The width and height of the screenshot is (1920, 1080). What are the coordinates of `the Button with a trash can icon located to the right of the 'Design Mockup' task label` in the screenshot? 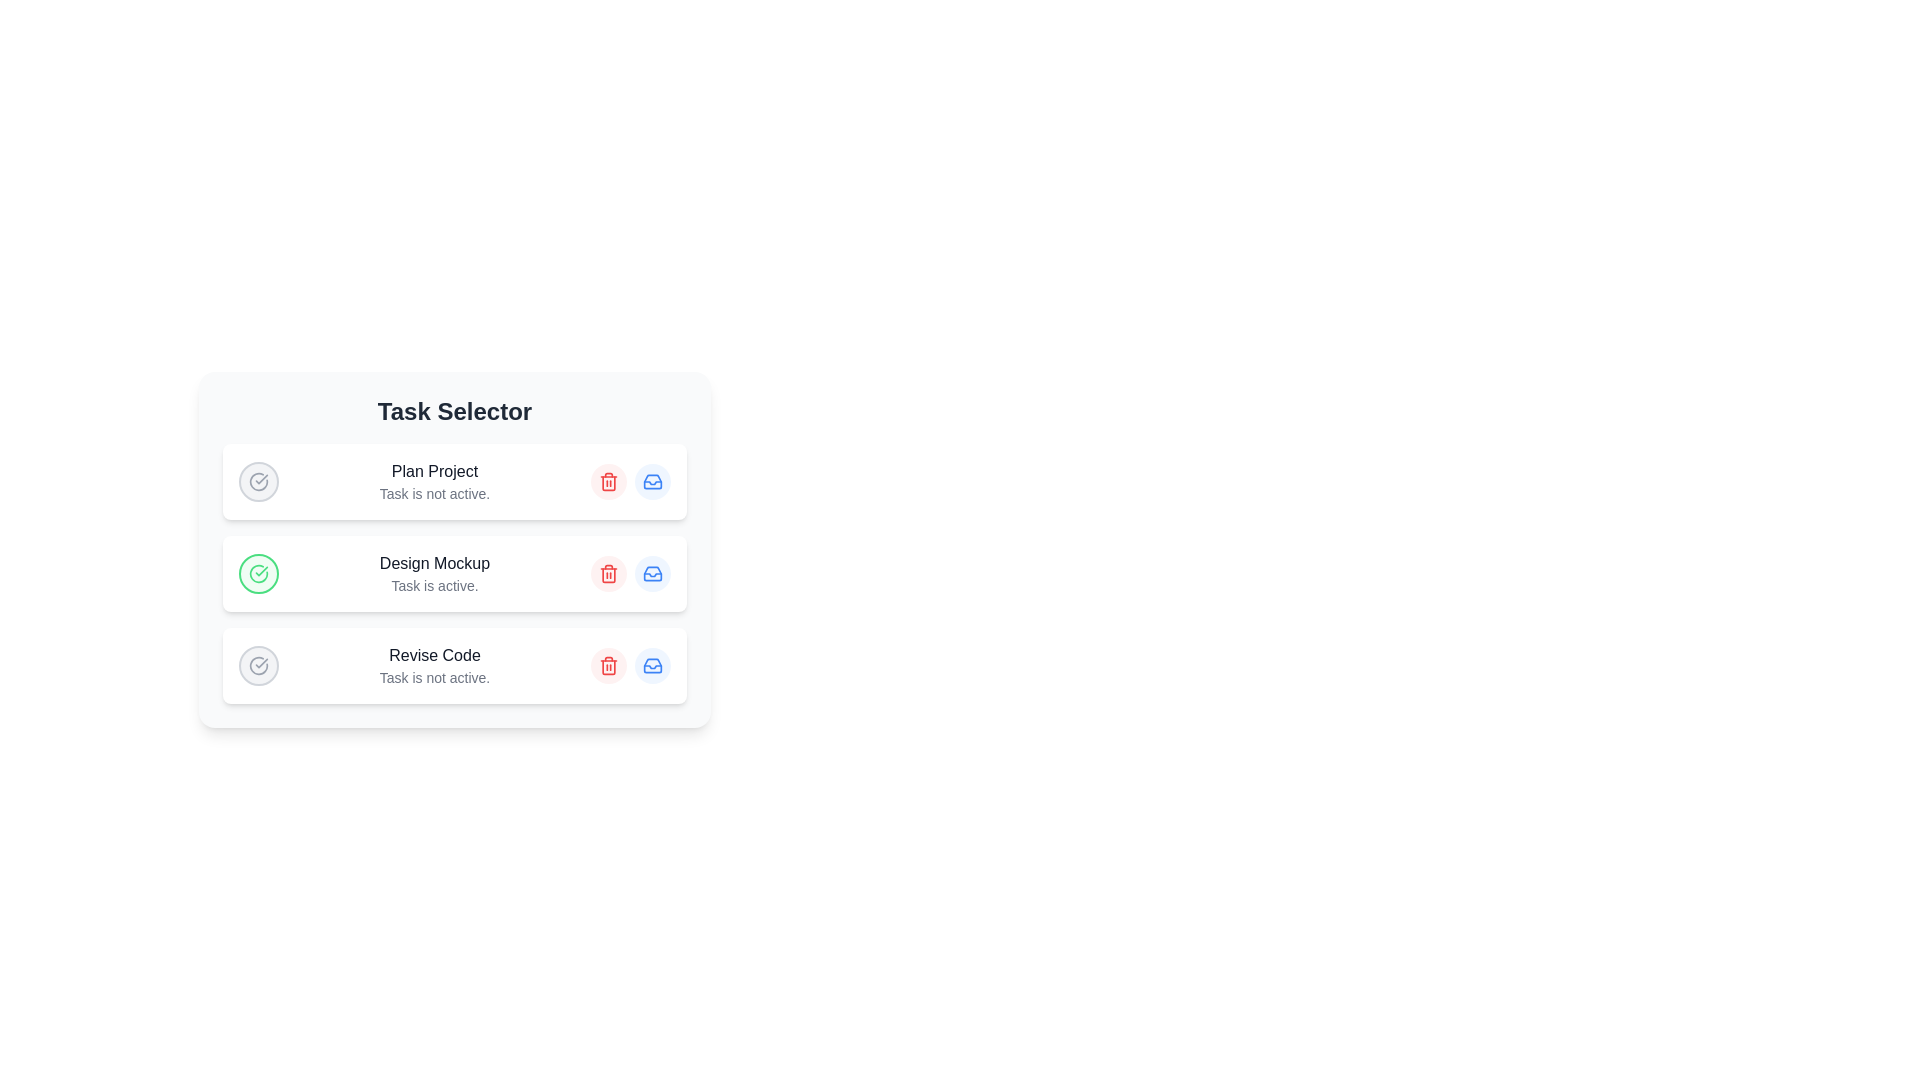 It's located at (608, 574).